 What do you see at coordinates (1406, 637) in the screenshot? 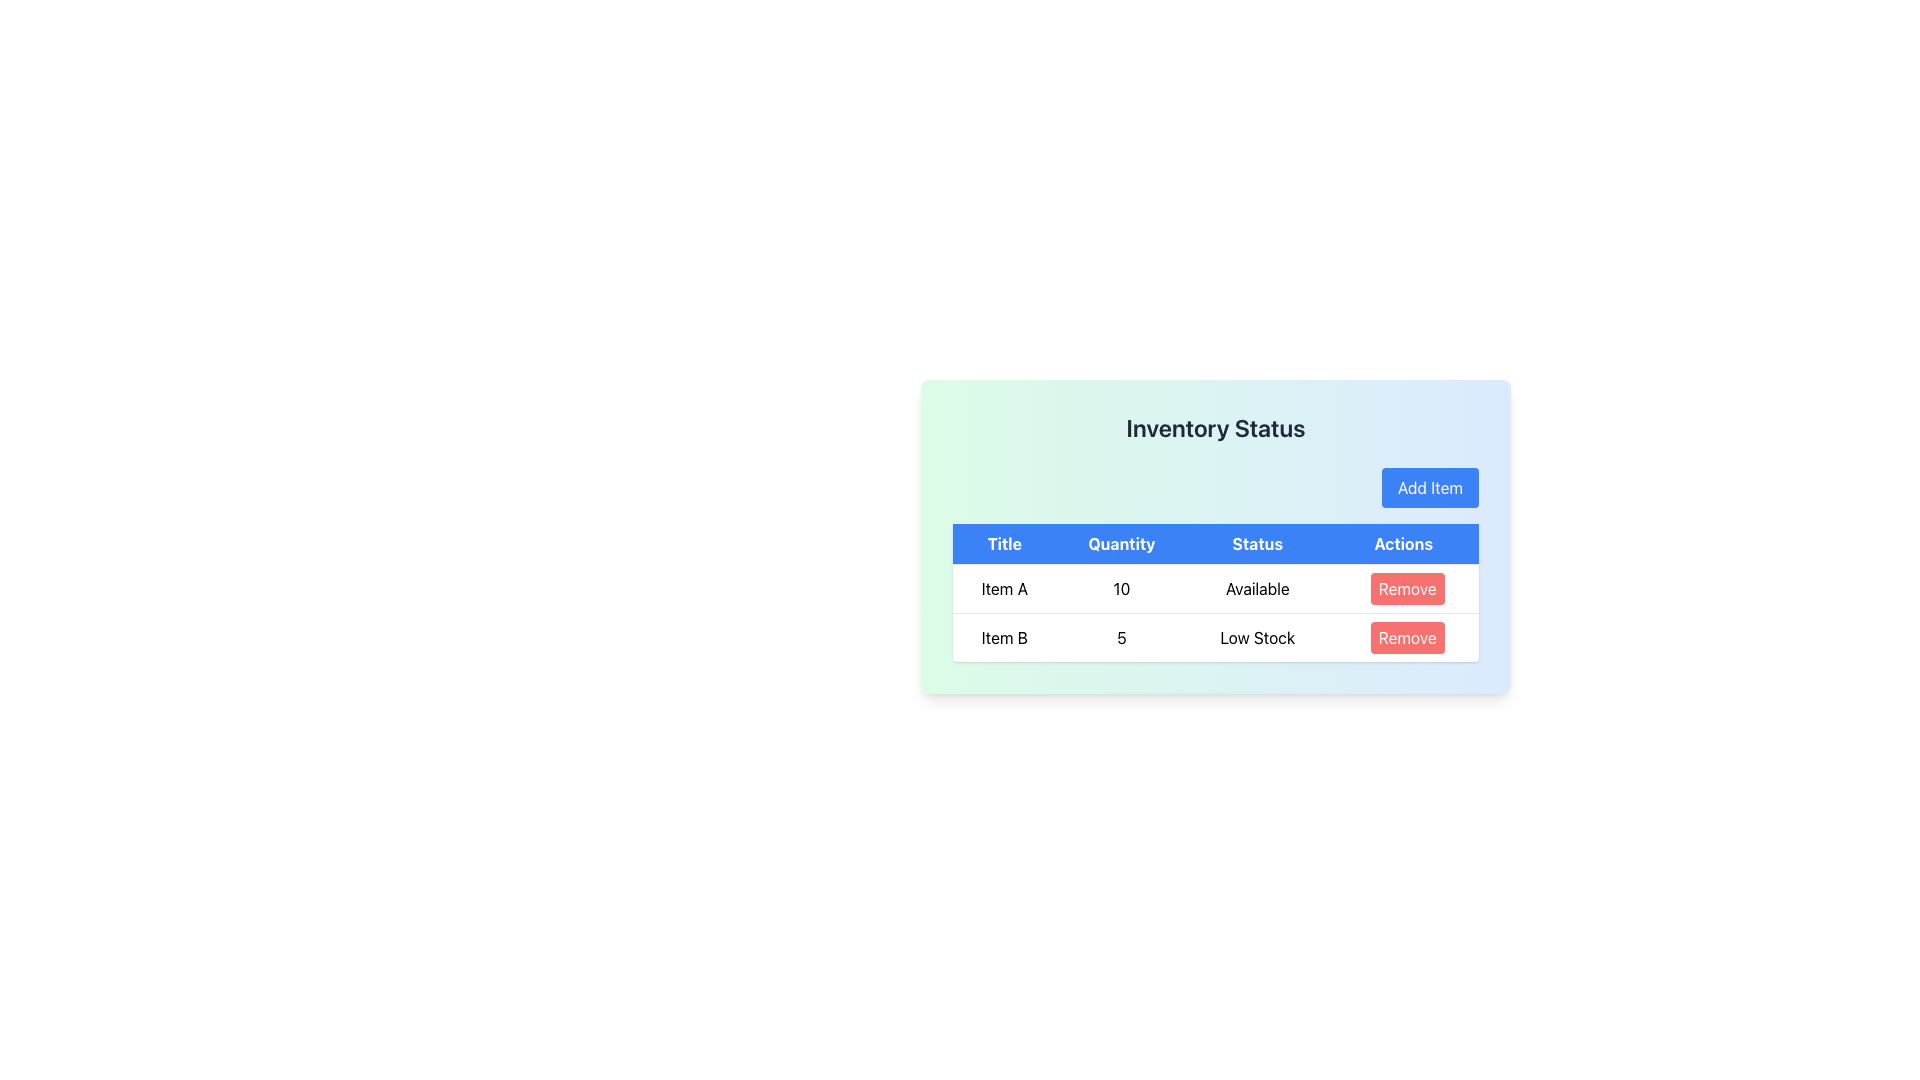
I see `the red 'Remove' button with white text in the 'Actions' column of the second row under the 'Inventory Status' section` at bounding box center [1406, 637].